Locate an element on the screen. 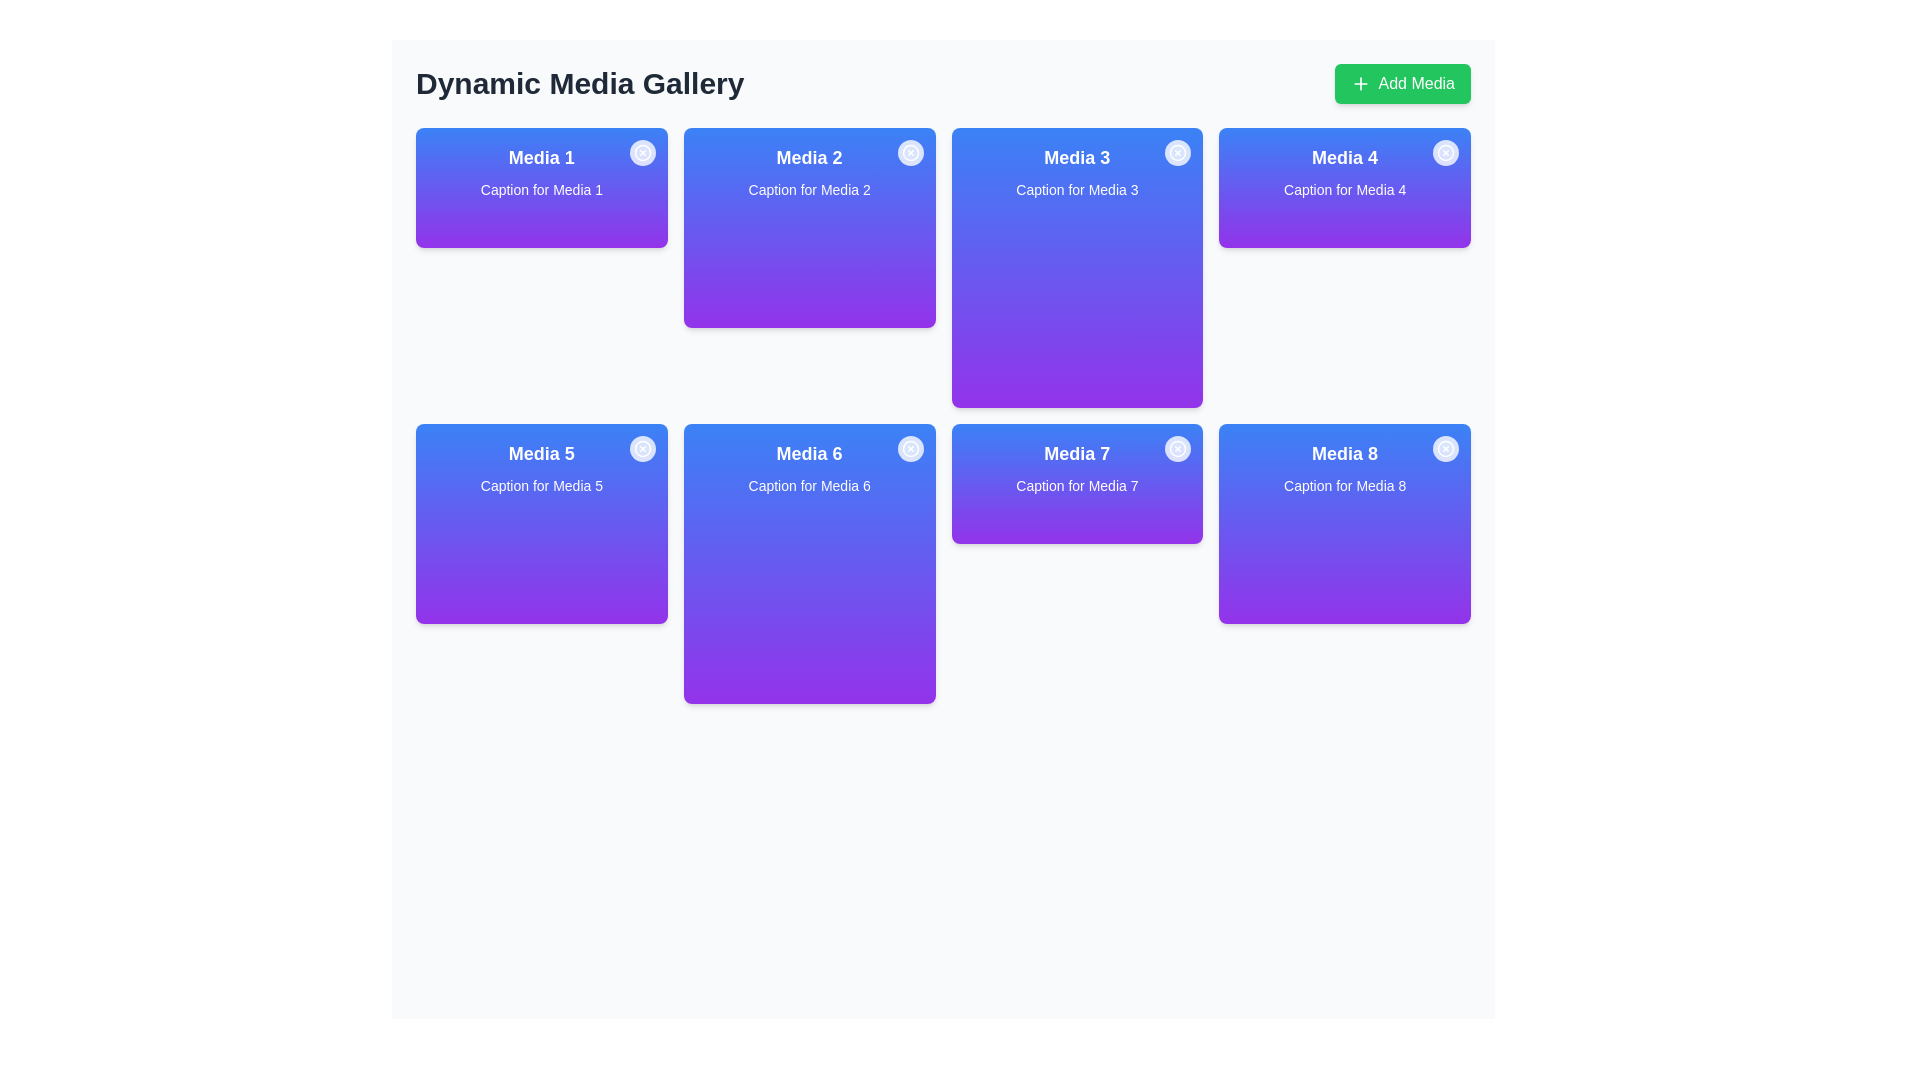 The height and width of the screenshot is (1080, 1920). the delete button located at the top-right corner of the 'Media 4' card is located at coordinates (1445, 152).